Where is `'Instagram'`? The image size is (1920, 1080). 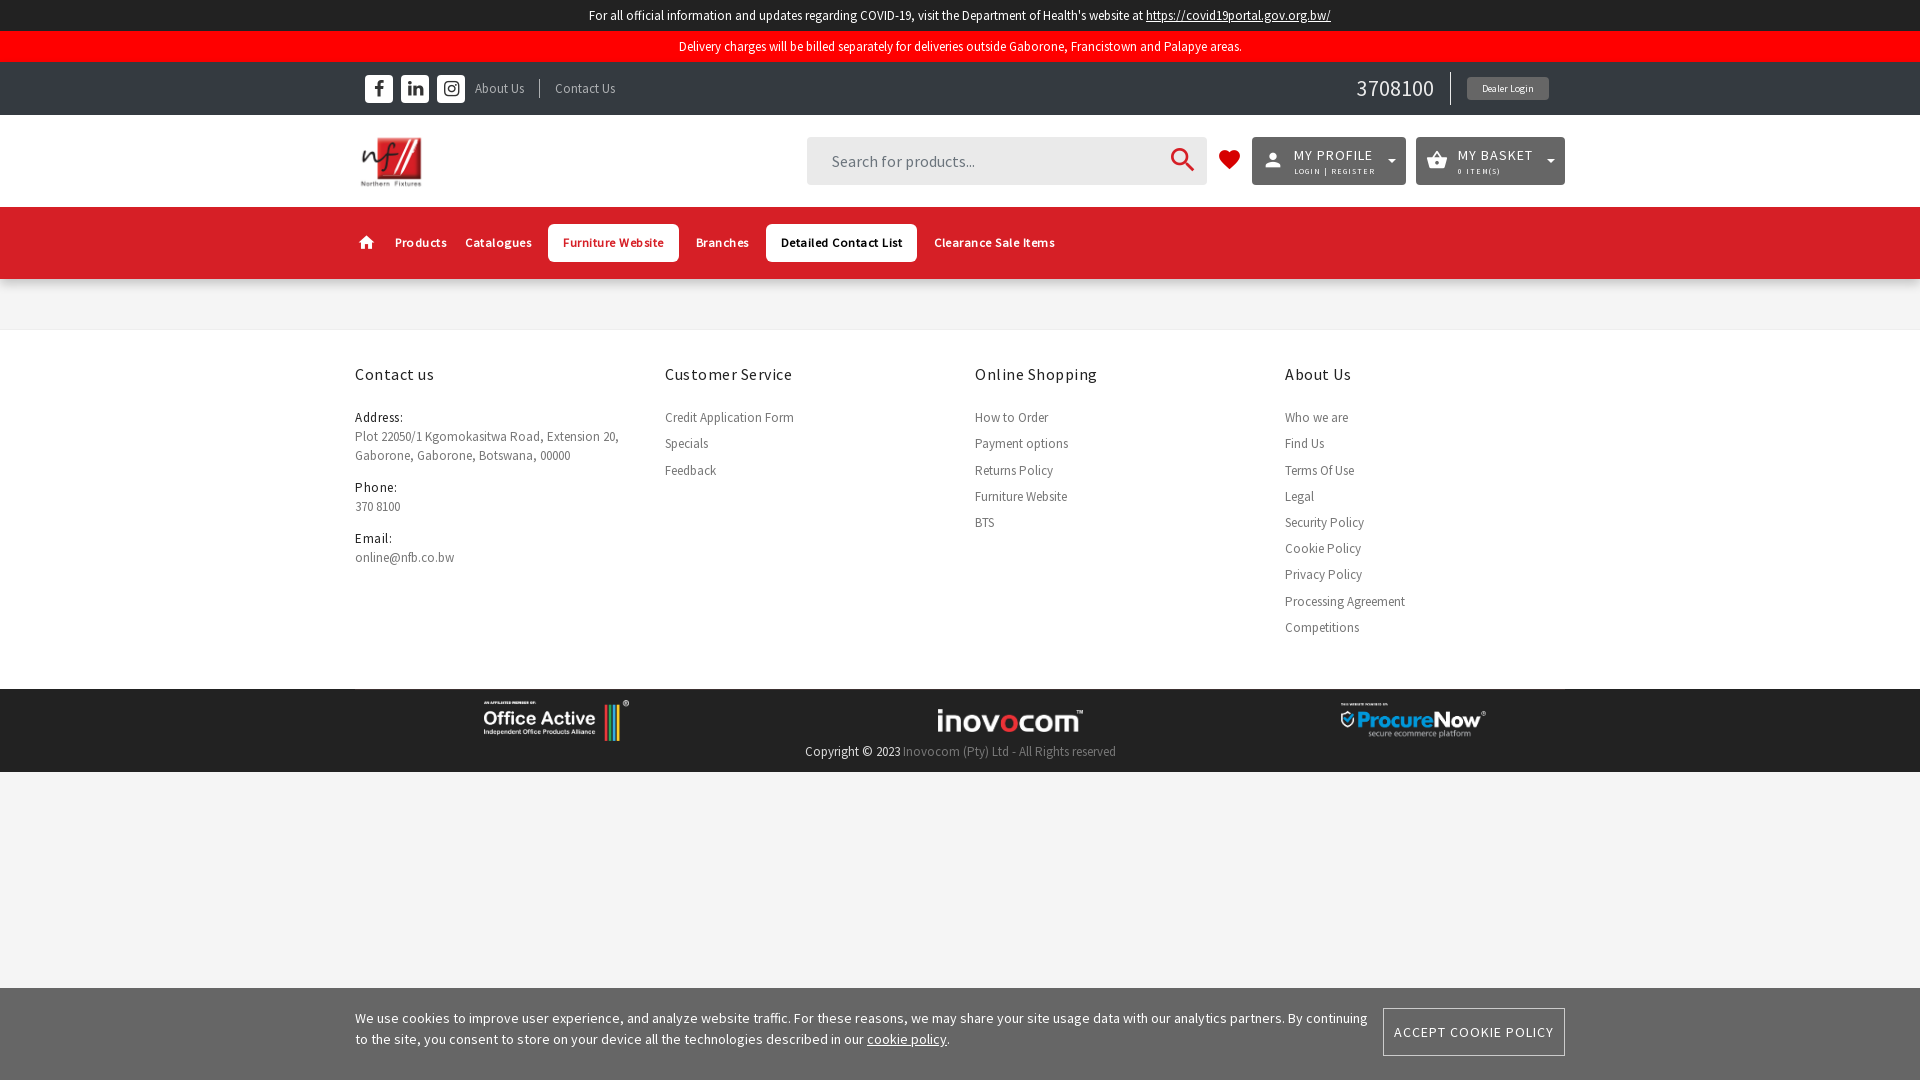 'Instagram' is located at coordinates (450, 87).